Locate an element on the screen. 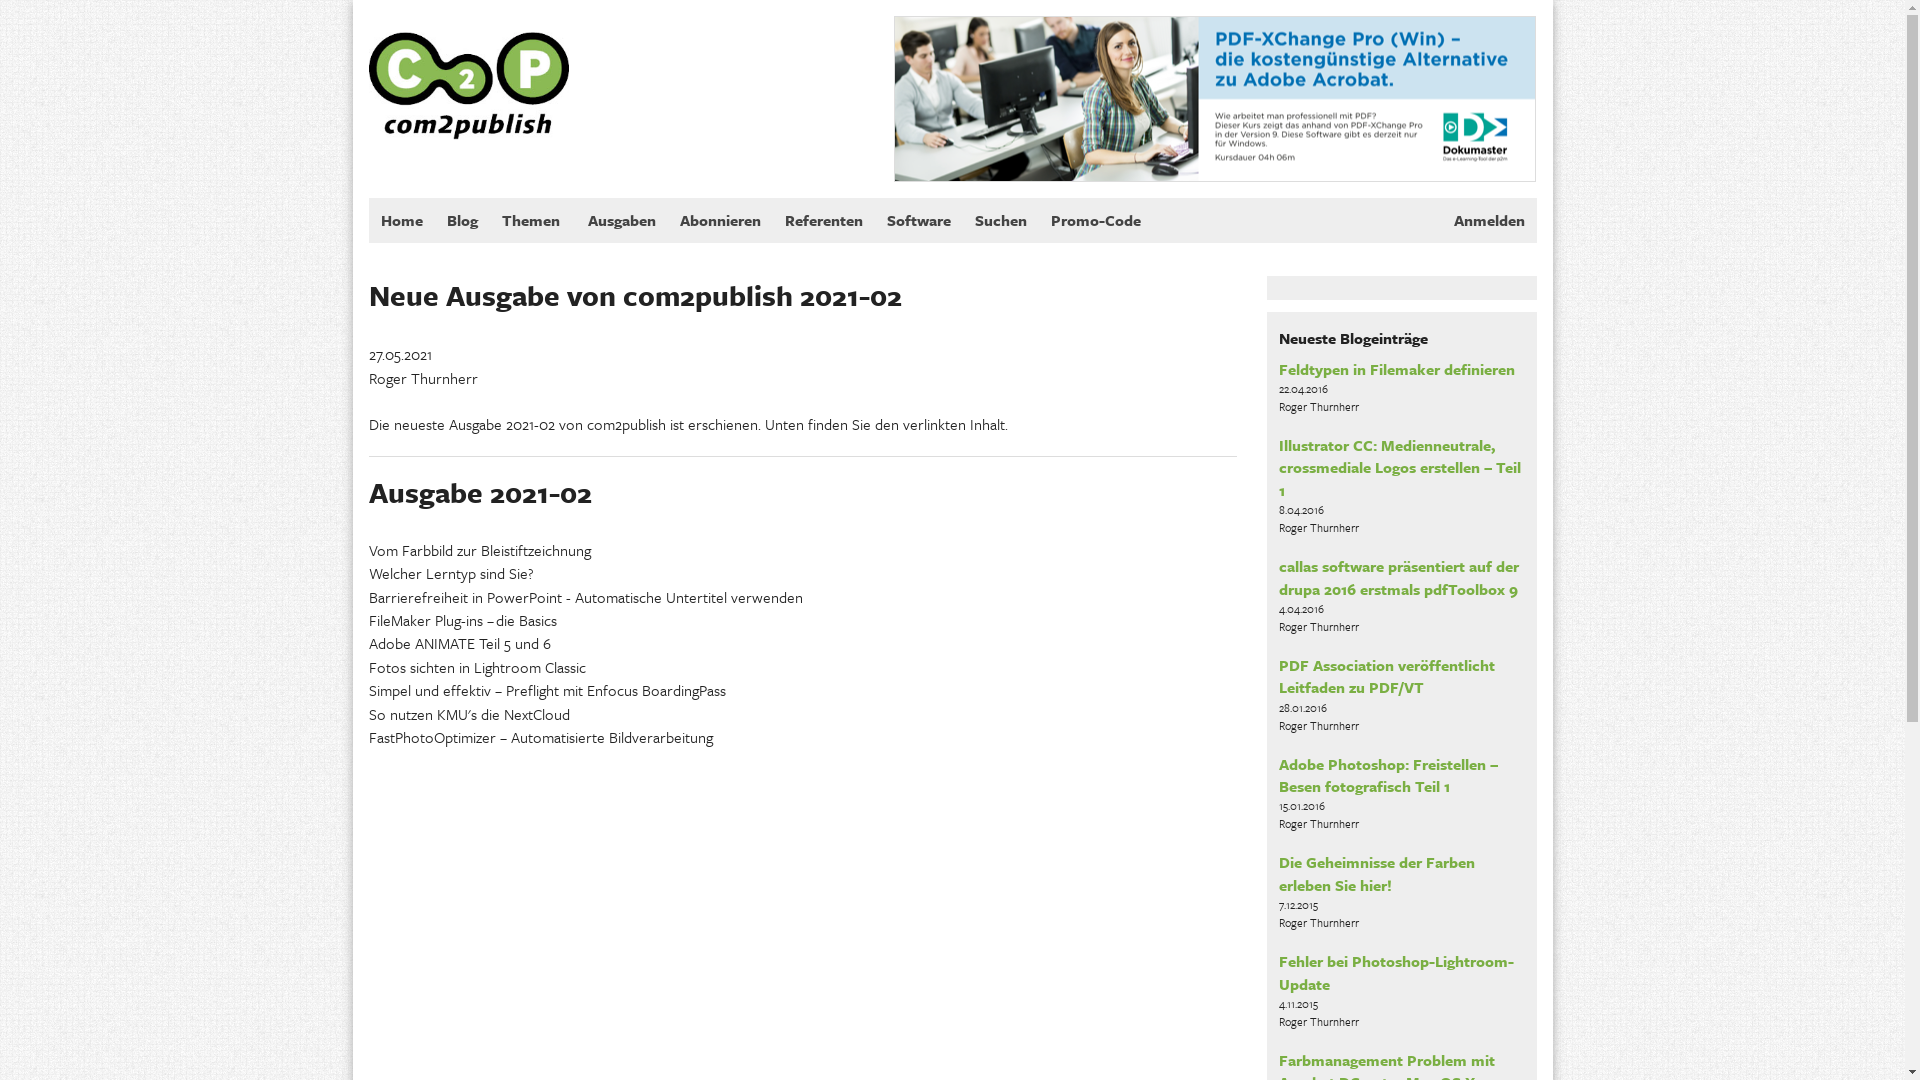 The height and width of the screenshot is (1080, 1920). 'Blog' is located at coordinates (432, 220).